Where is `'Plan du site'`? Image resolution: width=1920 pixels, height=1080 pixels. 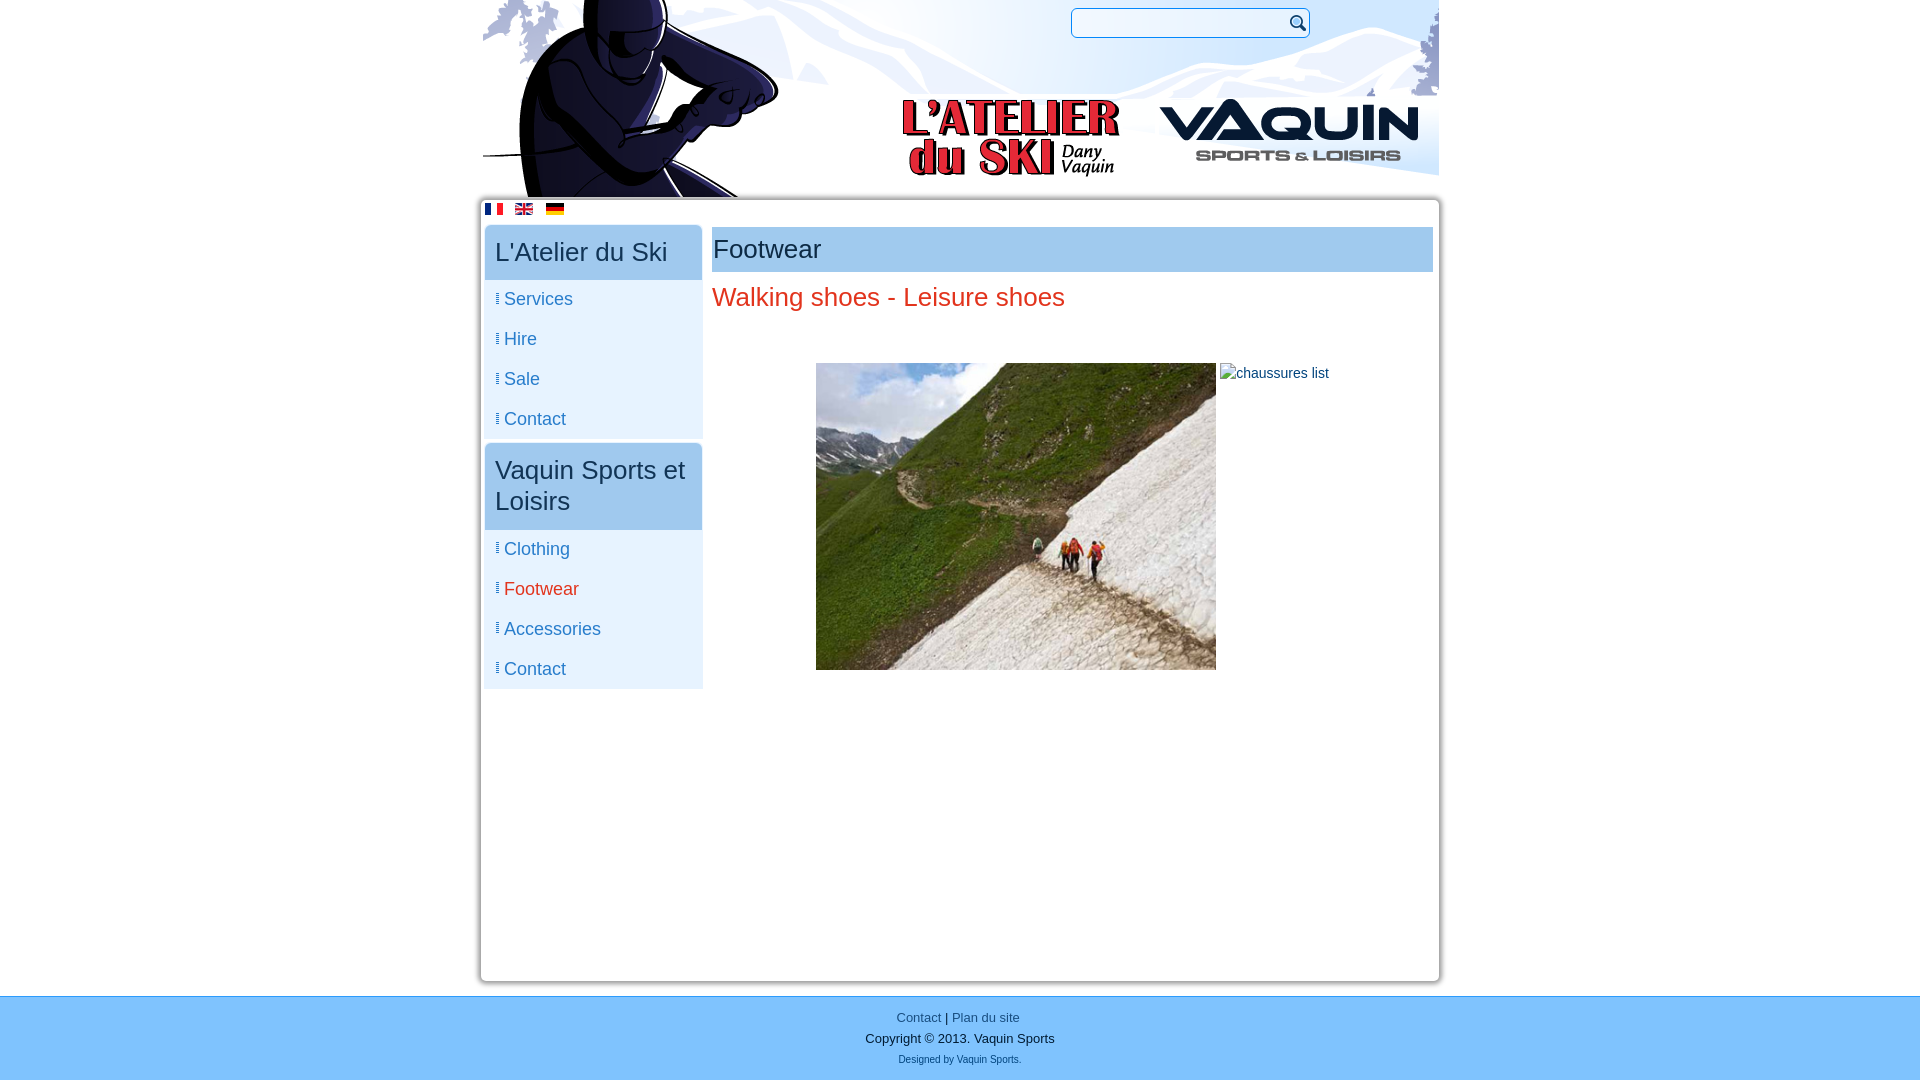 'Plan du site' is located at coordinates (985, 1017).